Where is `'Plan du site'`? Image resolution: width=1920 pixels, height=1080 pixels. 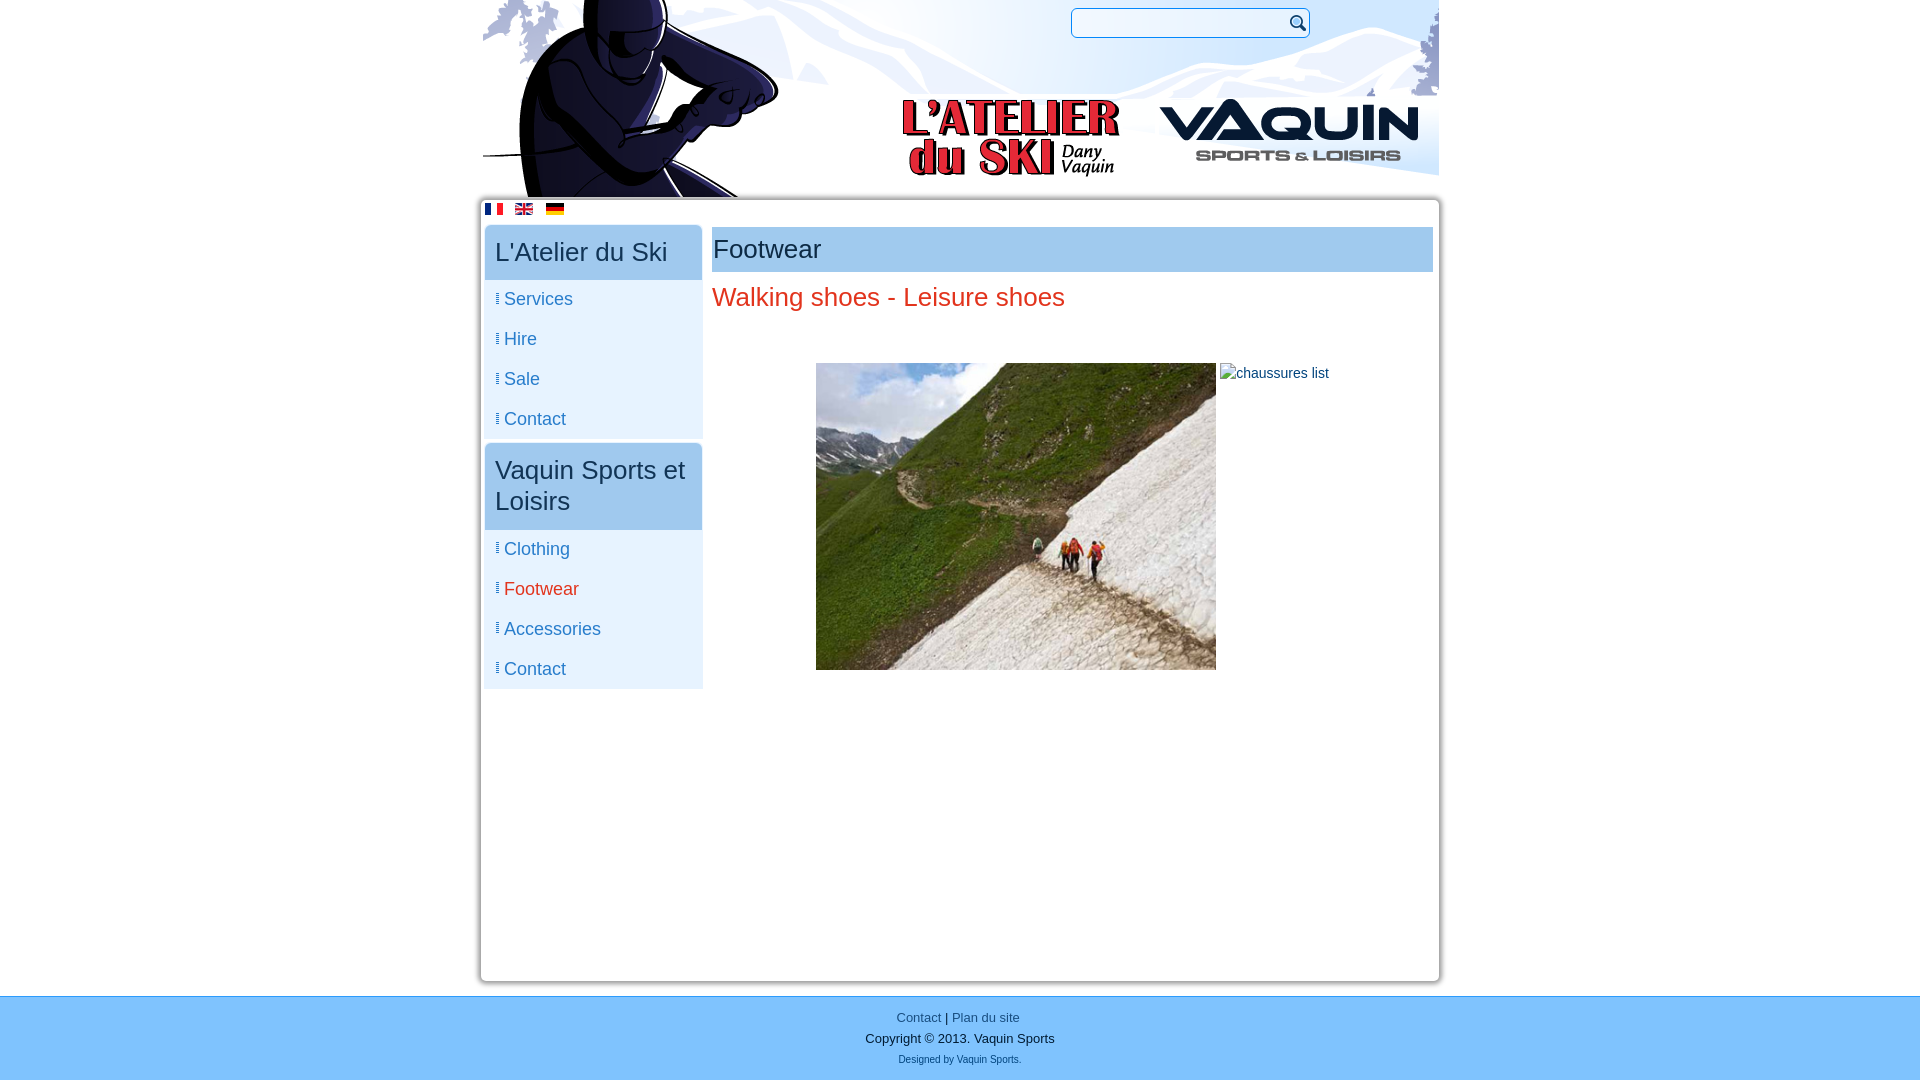 'Plan du site' is located at coordinates (985, 1017).